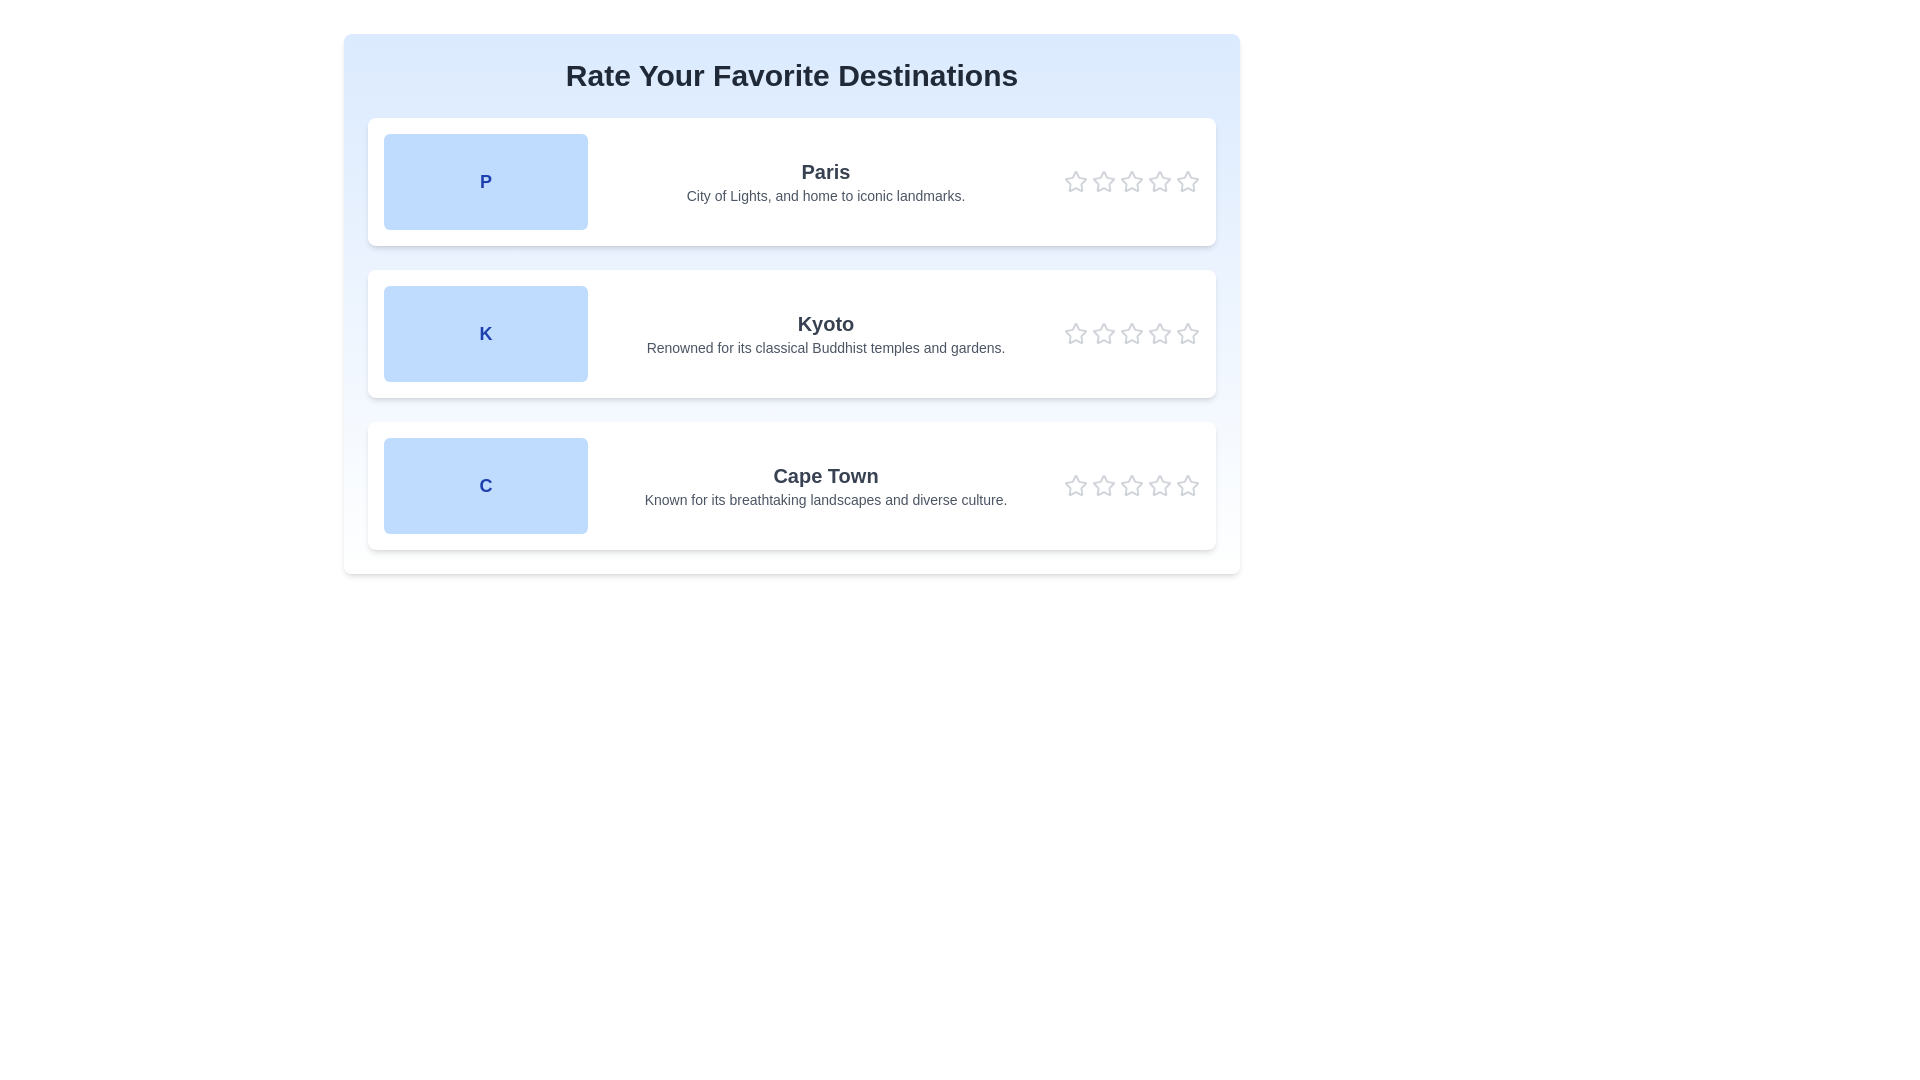  Describe the element at coordinates (1160, 333) in the screenshot. I see `the fourth star in the rating system for the 'Kyoto' destination` at that location.